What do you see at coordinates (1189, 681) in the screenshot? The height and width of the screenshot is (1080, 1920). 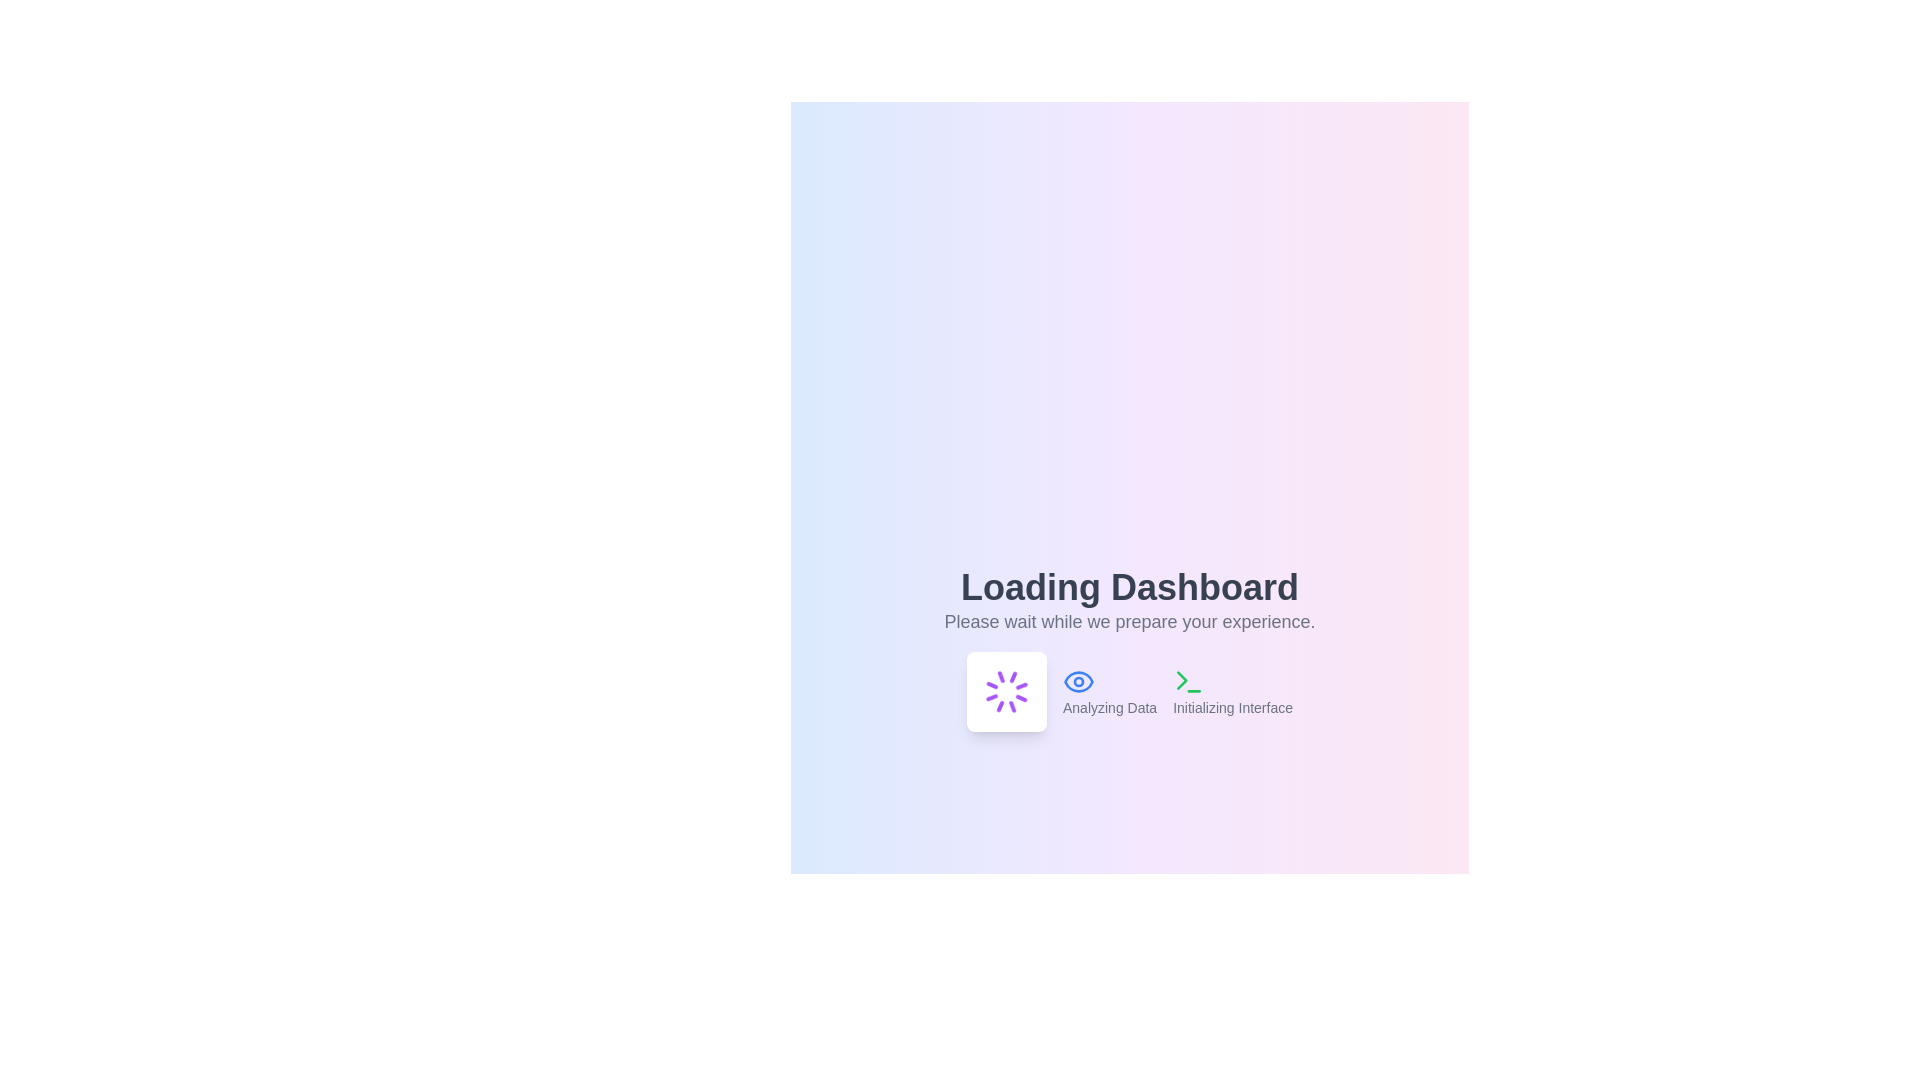 I see `the 'Initializing Interface' icon located at the rightmost end of the 'Loading Dashboard' section` at bounding box center [1189, 681].